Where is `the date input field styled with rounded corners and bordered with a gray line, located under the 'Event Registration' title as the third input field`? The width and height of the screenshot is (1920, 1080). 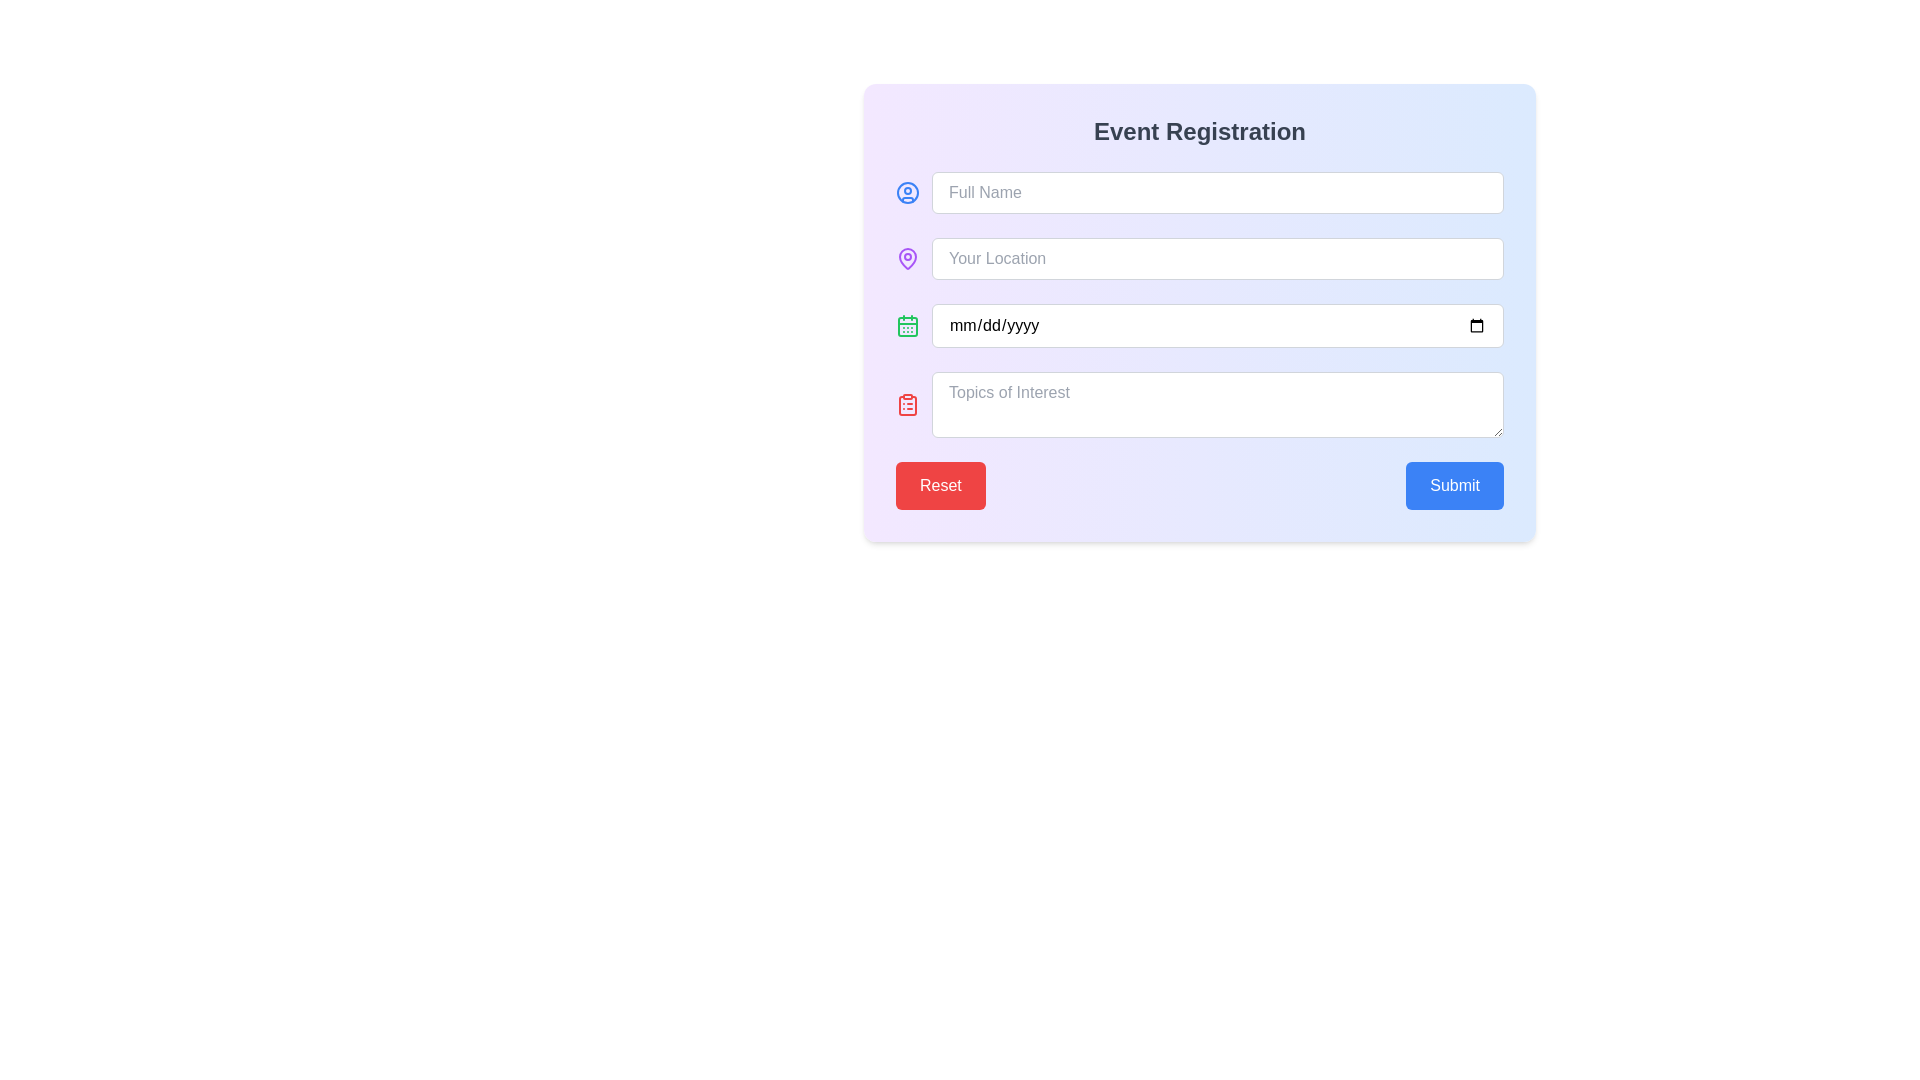
the date input field styled with rounded corners and bordered with a gray line, located under the 'Event Registration' title as the third input field is located at coordinates (1217, 325).